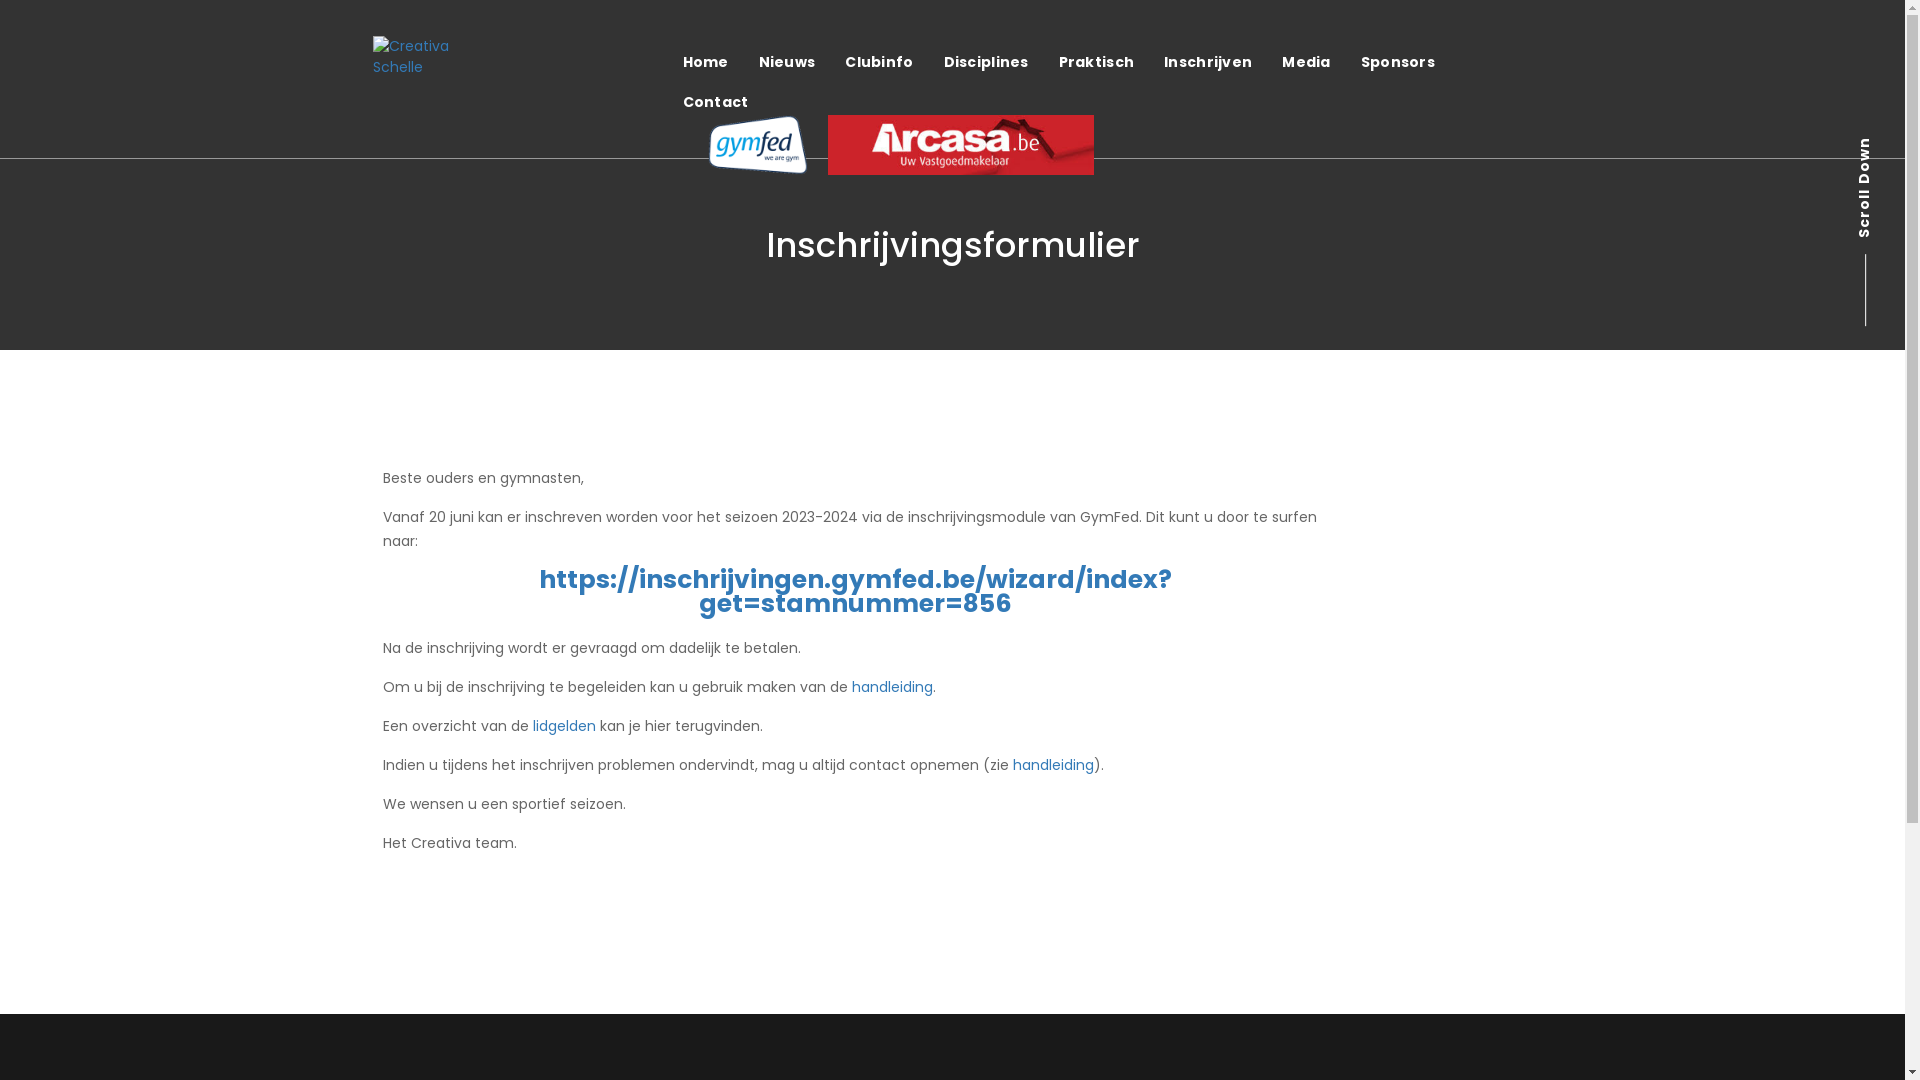 Image resolution: width=1920 pixels, height=1080 pixels. Describe the element at coordinates (1305, 60) in the screenshot. I see `'Media'` at that location.